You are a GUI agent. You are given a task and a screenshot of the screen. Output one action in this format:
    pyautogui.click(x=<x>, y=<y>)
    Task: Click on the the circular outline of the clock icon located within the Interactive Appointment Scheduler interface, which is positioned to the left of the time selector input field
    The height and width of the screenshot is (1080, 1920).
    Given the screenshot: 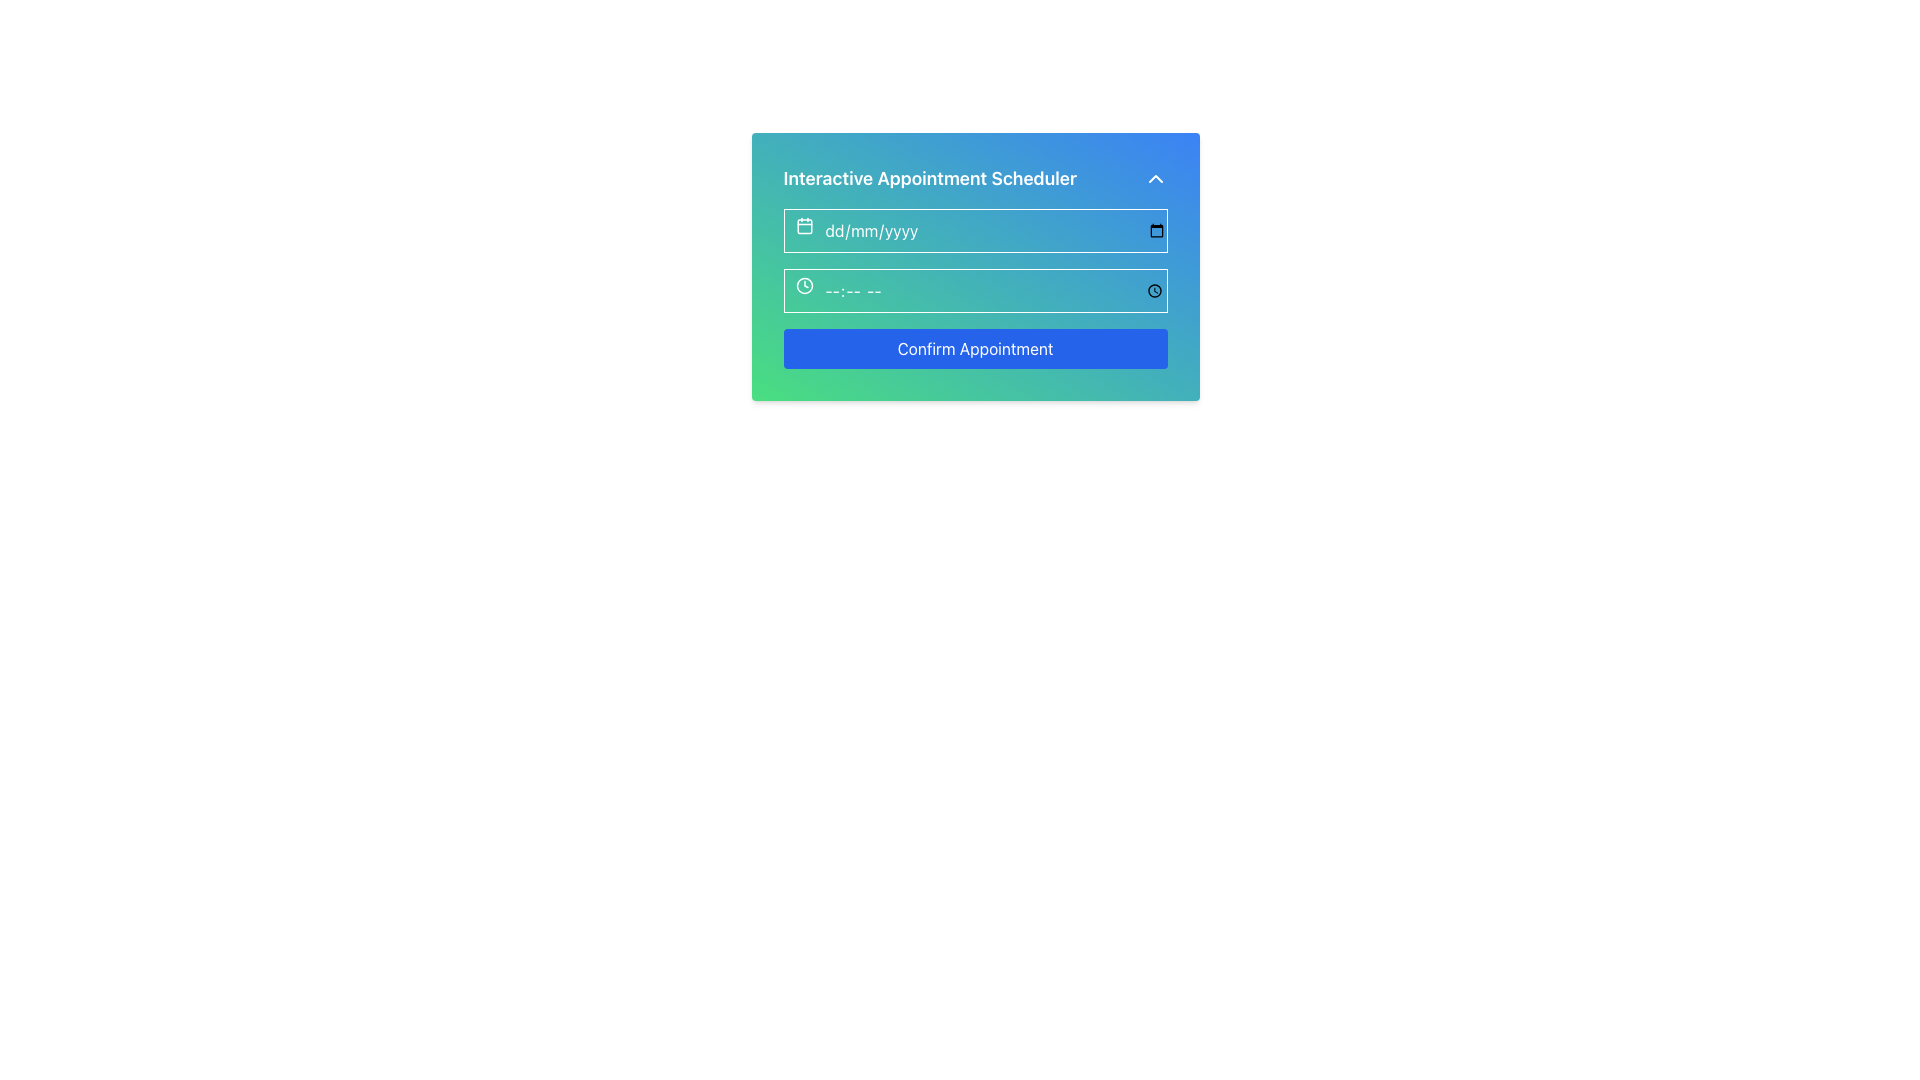 What is the action you would take?
    pyautogui.click(x=804, y=285)
    